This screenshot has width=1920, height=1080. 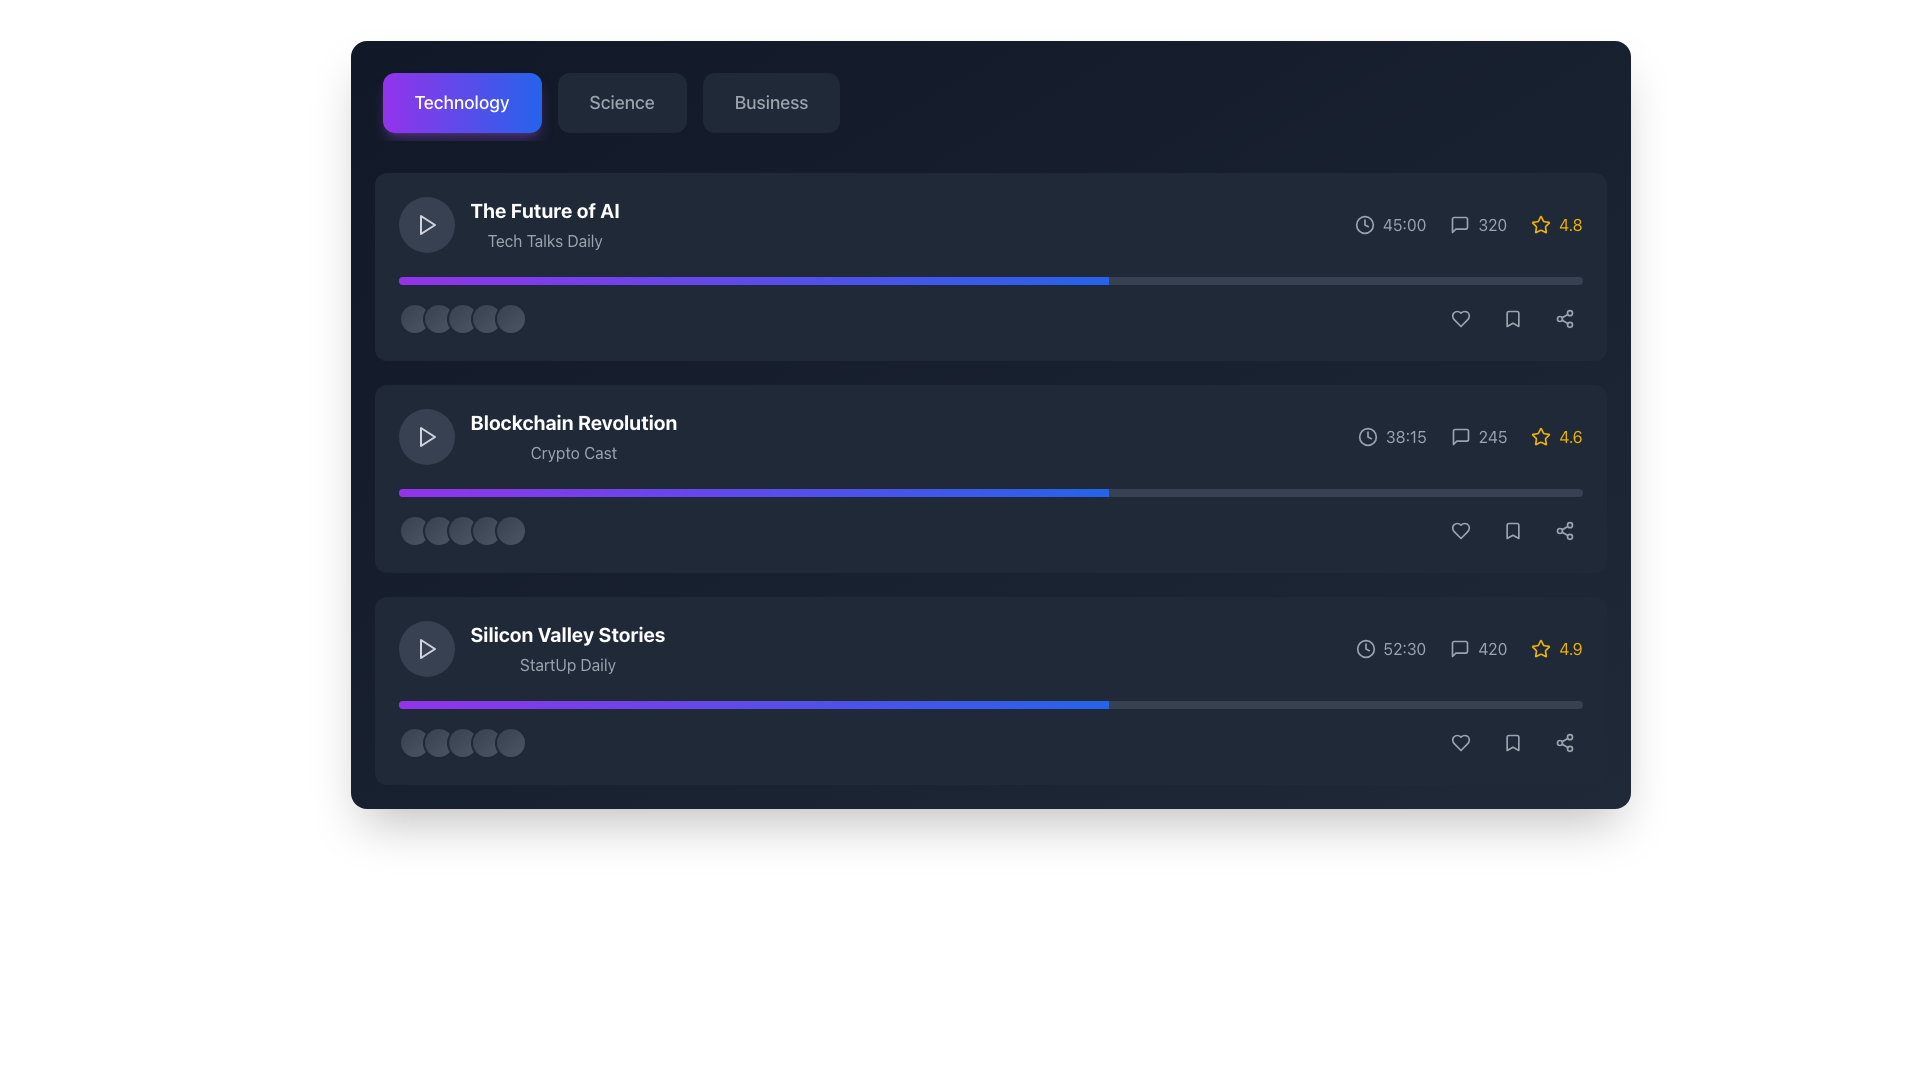 I want to click on the third Avatar in the group located beneath the progress bar in the section labeled 'The Future of AI', so click(x=461, y=318).